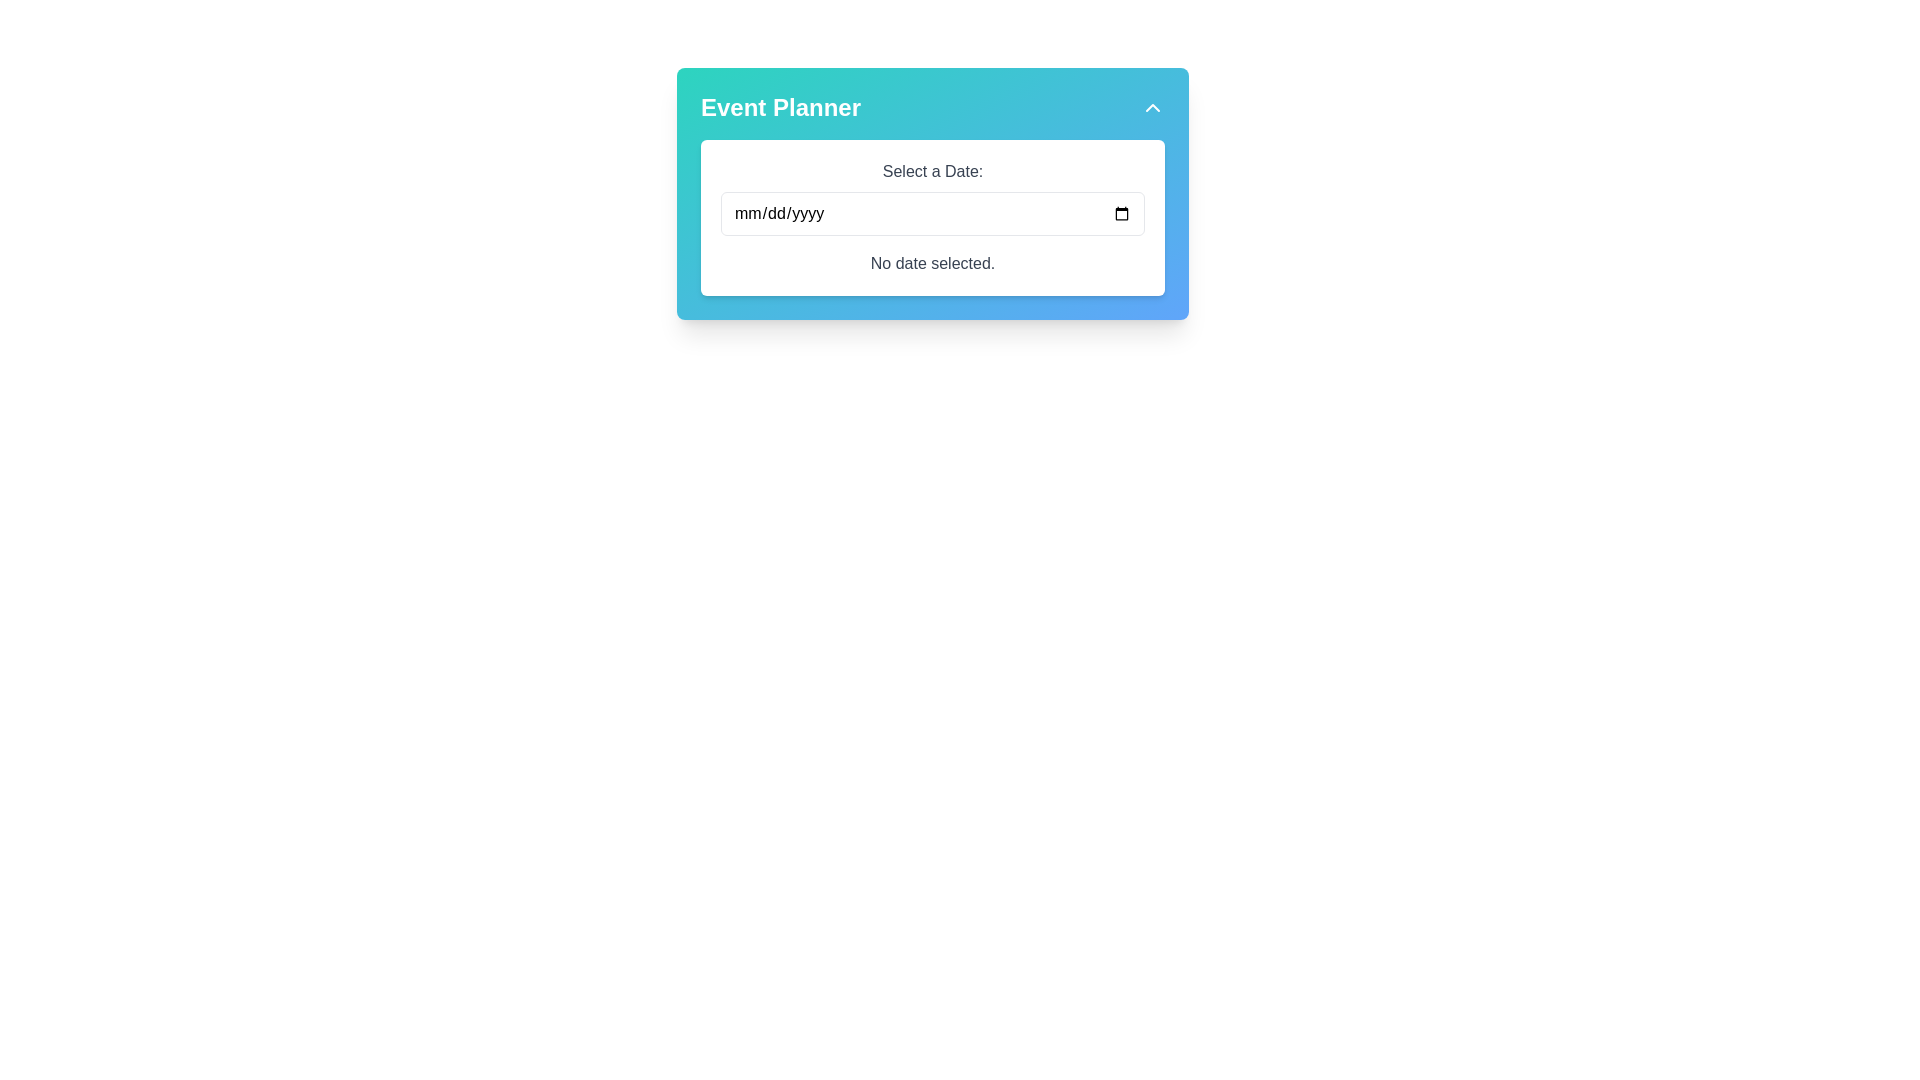 The width and height of the screenshot is (1920, 1080). I want to click on the date input field within the 'Event Planner' card, so click(931, 193).